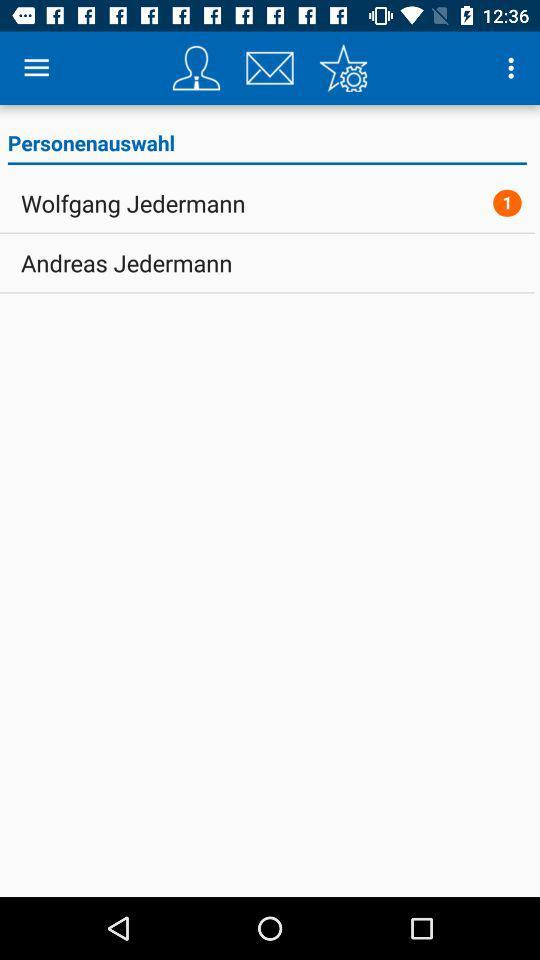 The height and width of the screenshot is (960, 540). What do you see at coordinates (342, 68) in the screenshot?
I see `open settings` at bounding box center [342, 68].